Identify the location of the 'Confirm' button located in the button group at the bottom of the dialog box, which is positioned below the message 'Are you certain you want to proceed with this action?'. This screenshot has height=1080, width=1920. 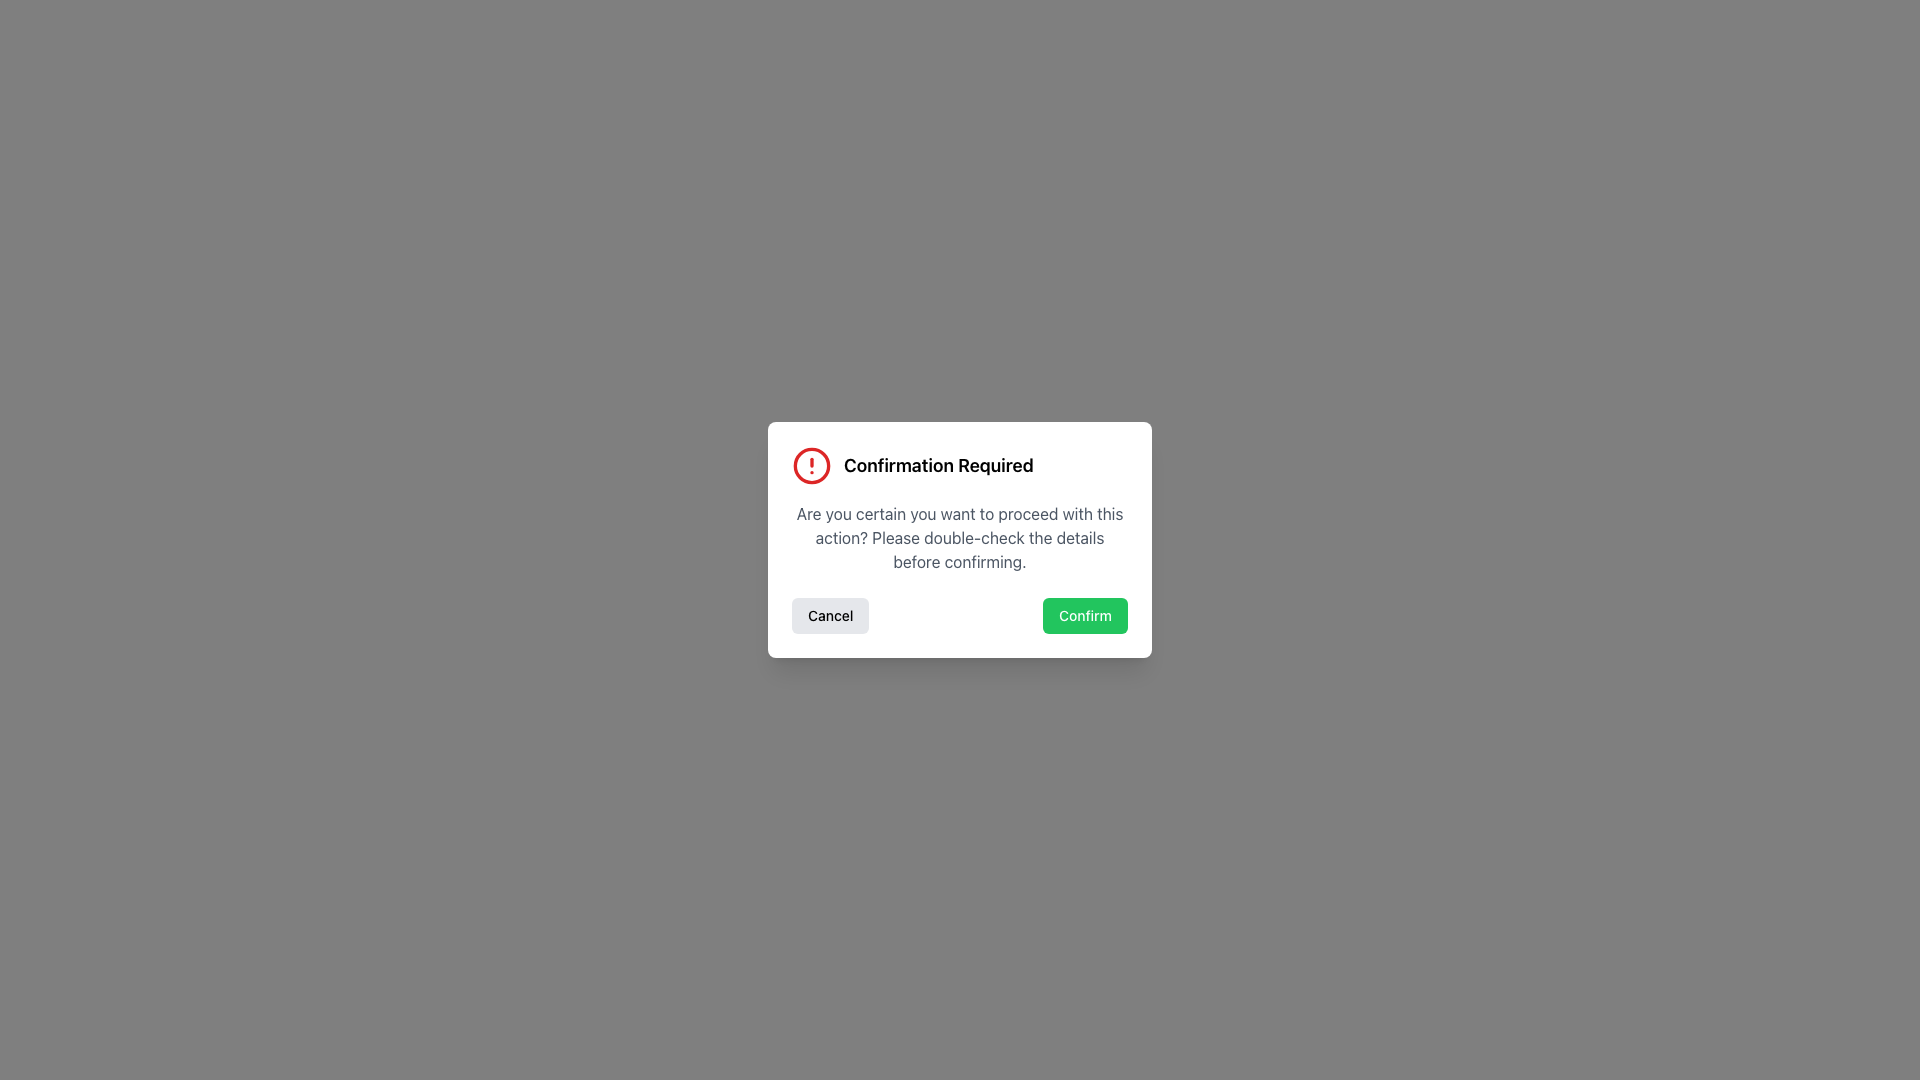
(960, 615).